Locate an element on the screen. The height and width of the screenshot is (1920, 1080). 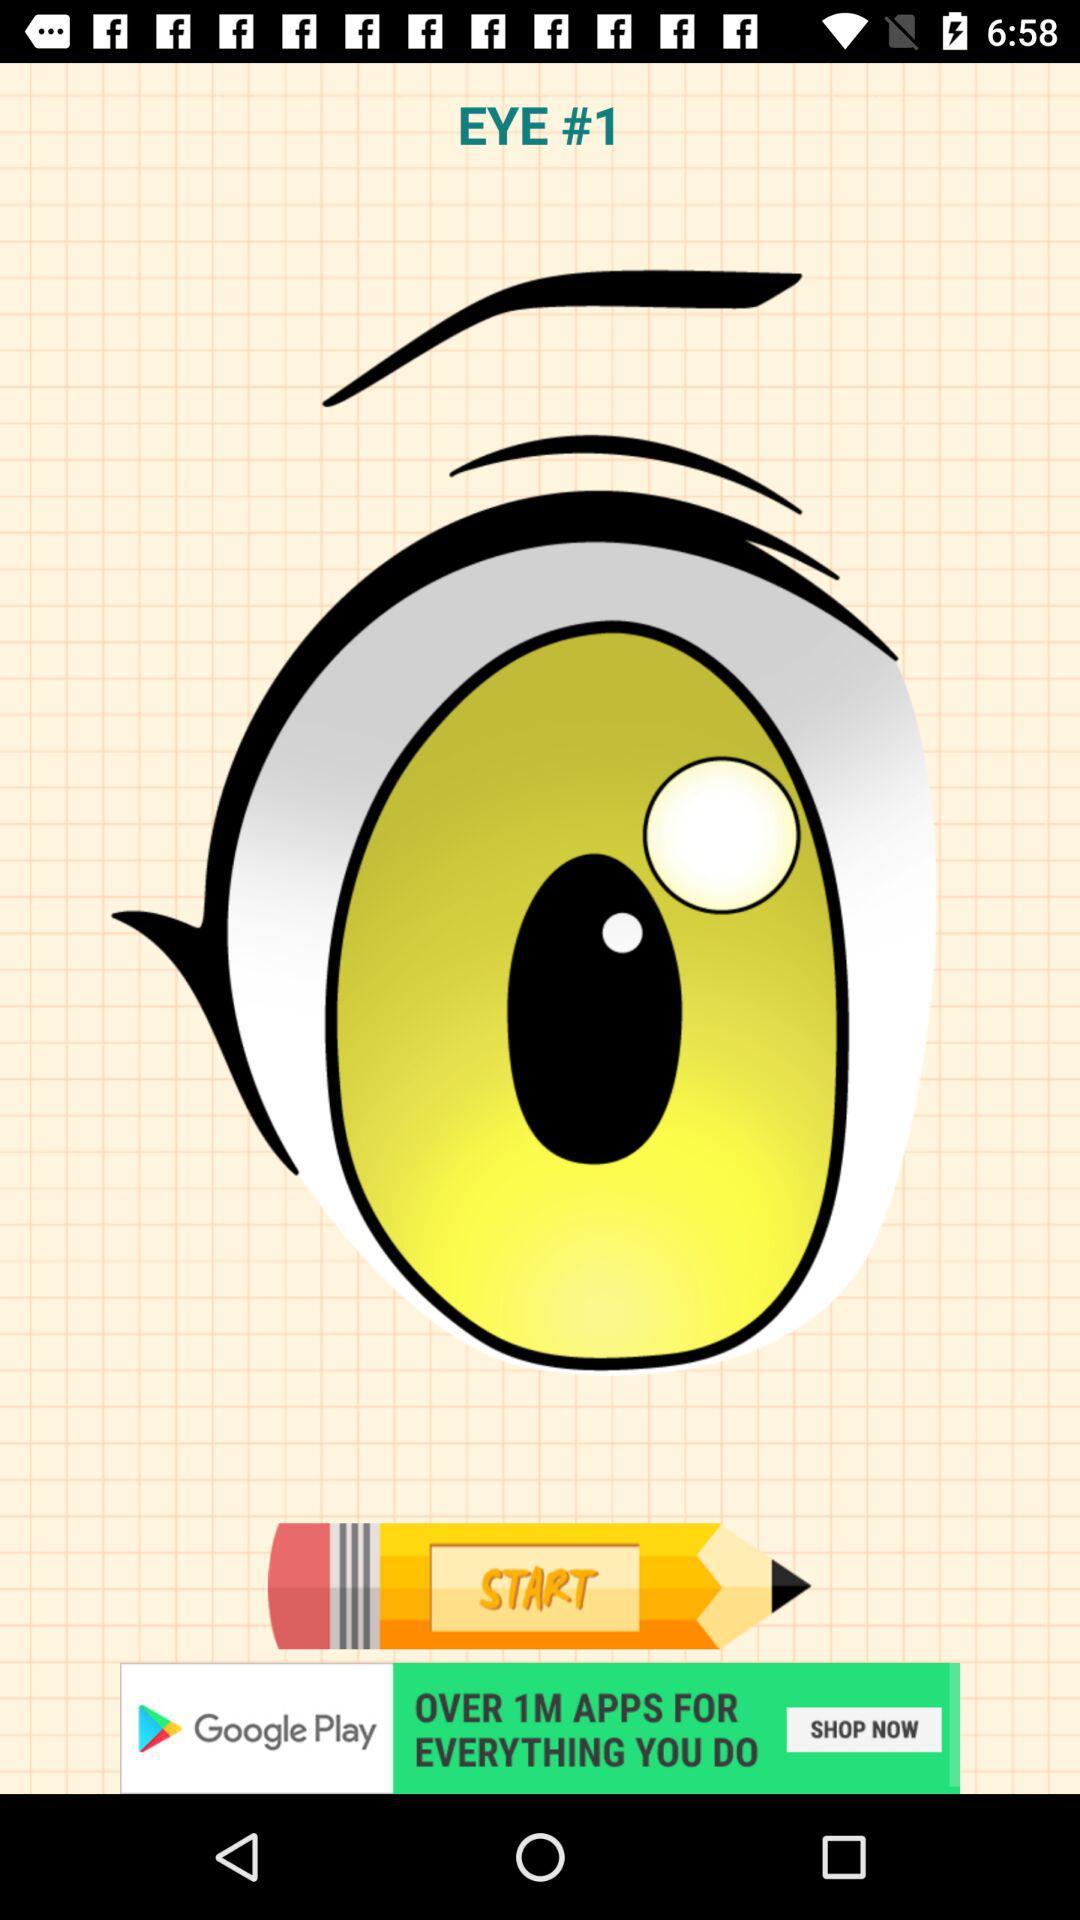
start putturn is located at coordinates (538, 1585).